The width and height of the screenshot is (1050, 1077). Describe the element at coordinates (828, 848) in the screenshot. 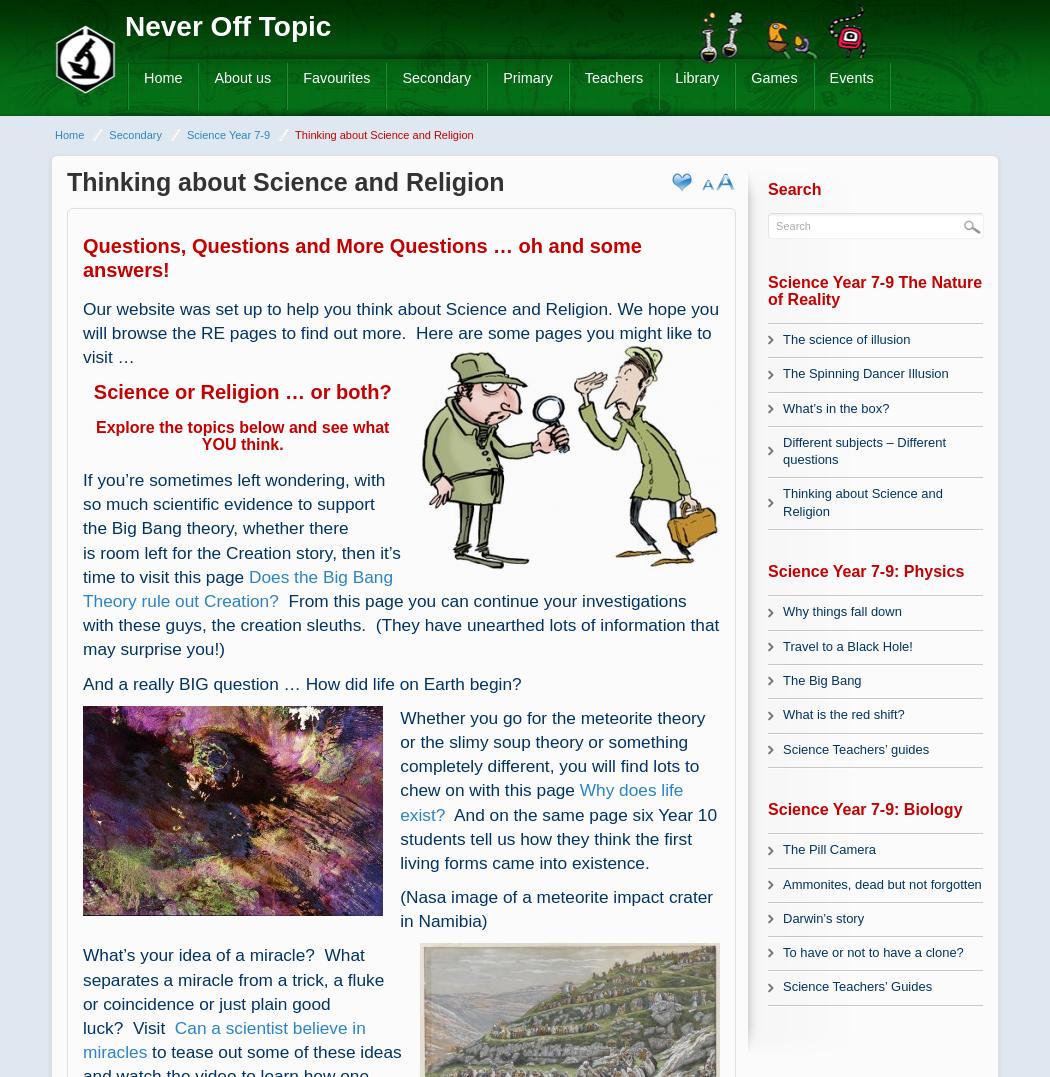

I see `'The Pill Camera'` at that location.